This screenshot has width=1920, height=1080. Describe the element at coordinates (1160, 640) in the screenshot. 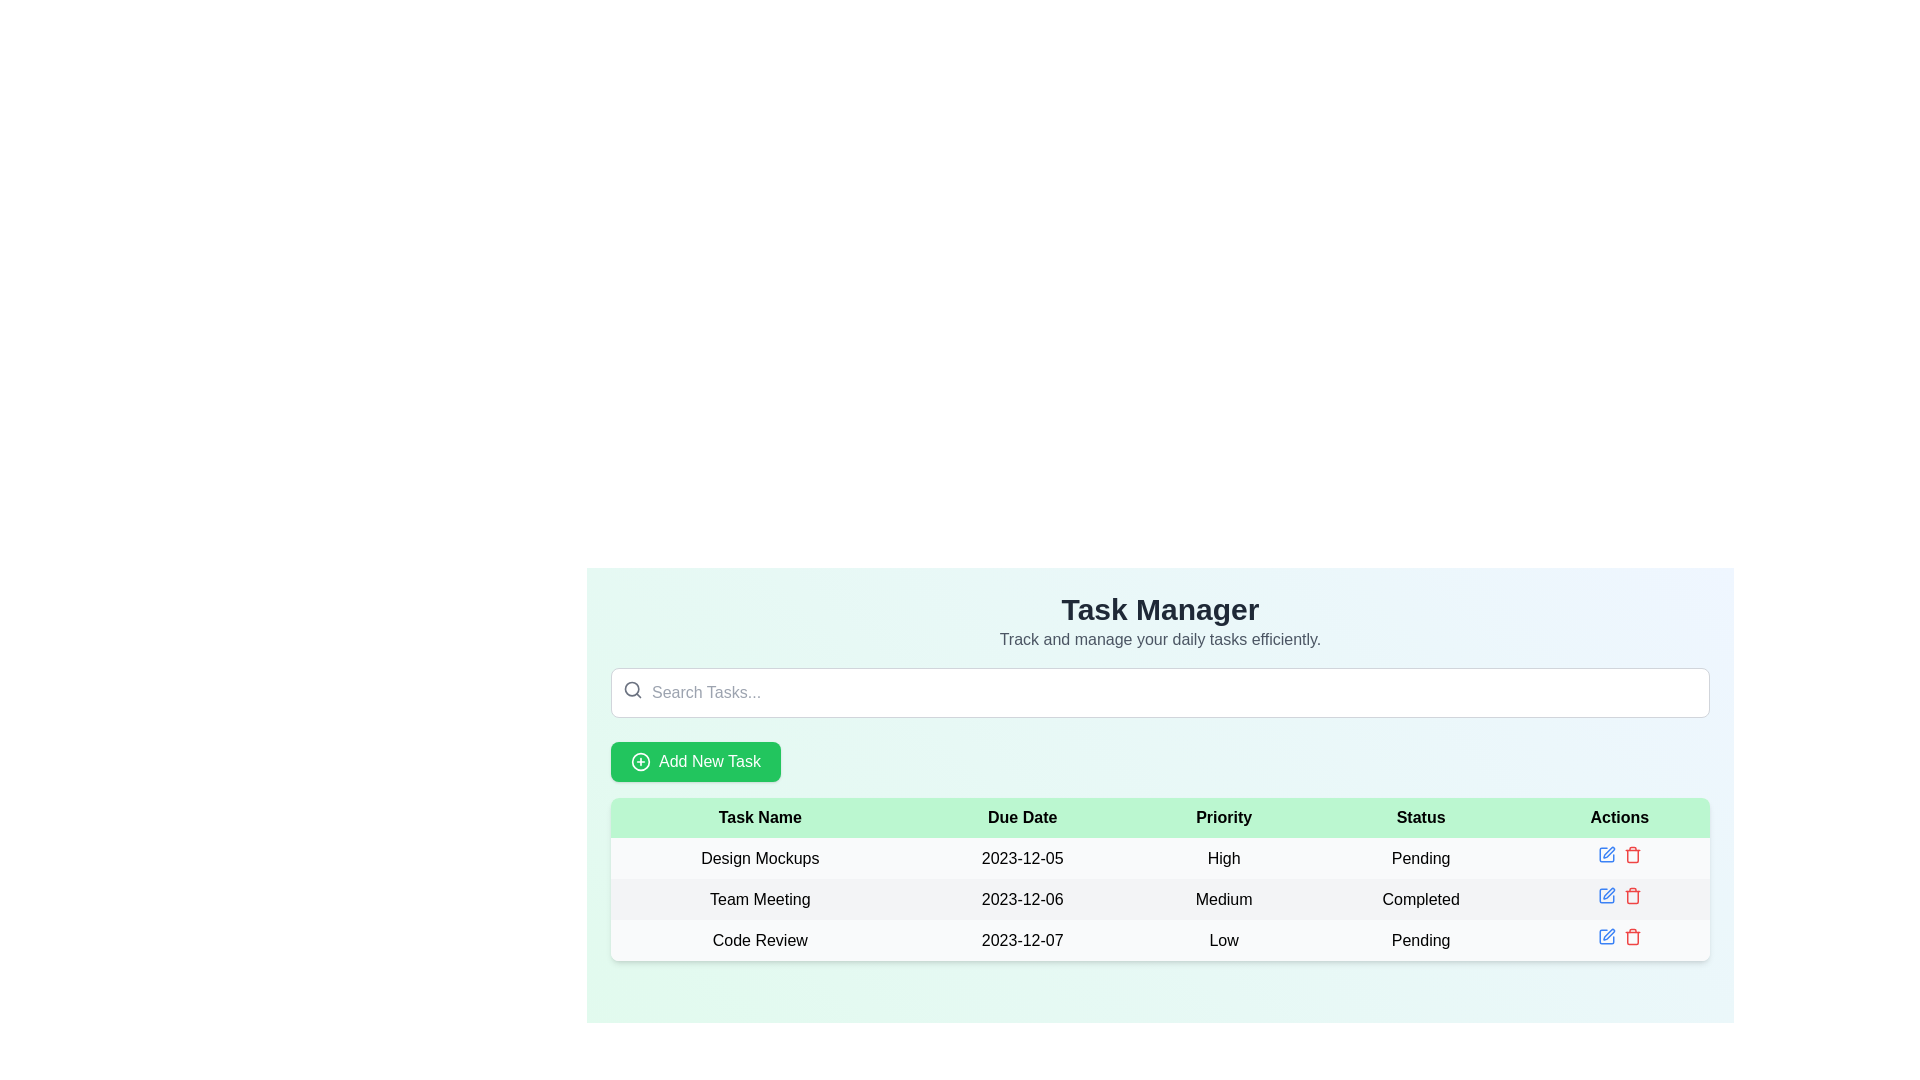

I see `the descriptive subtitle located immediately beneath the 'Task Manager' title, which is centrally aligned in the content area of the interface` at that location.